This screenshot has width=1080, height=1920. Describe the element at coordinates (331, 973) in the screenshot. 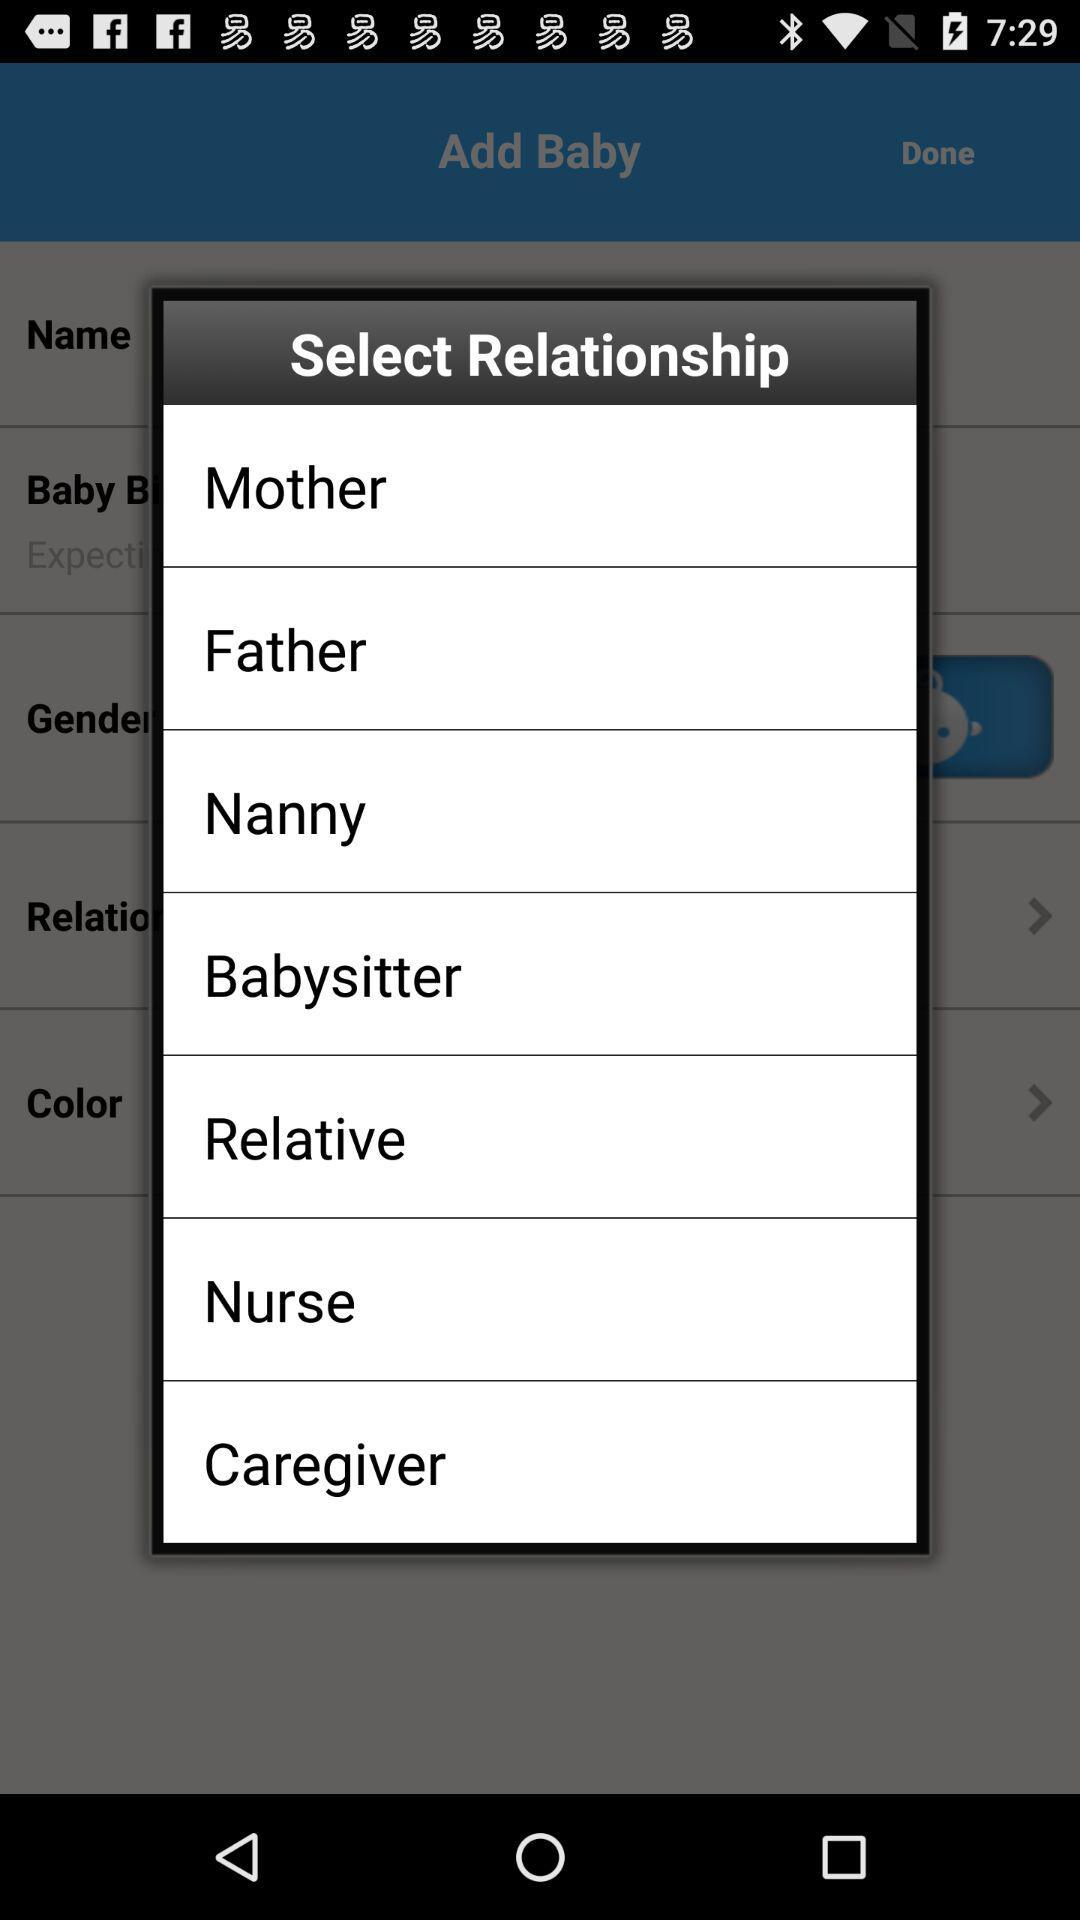

I see `icon below the nanny item` at that location.